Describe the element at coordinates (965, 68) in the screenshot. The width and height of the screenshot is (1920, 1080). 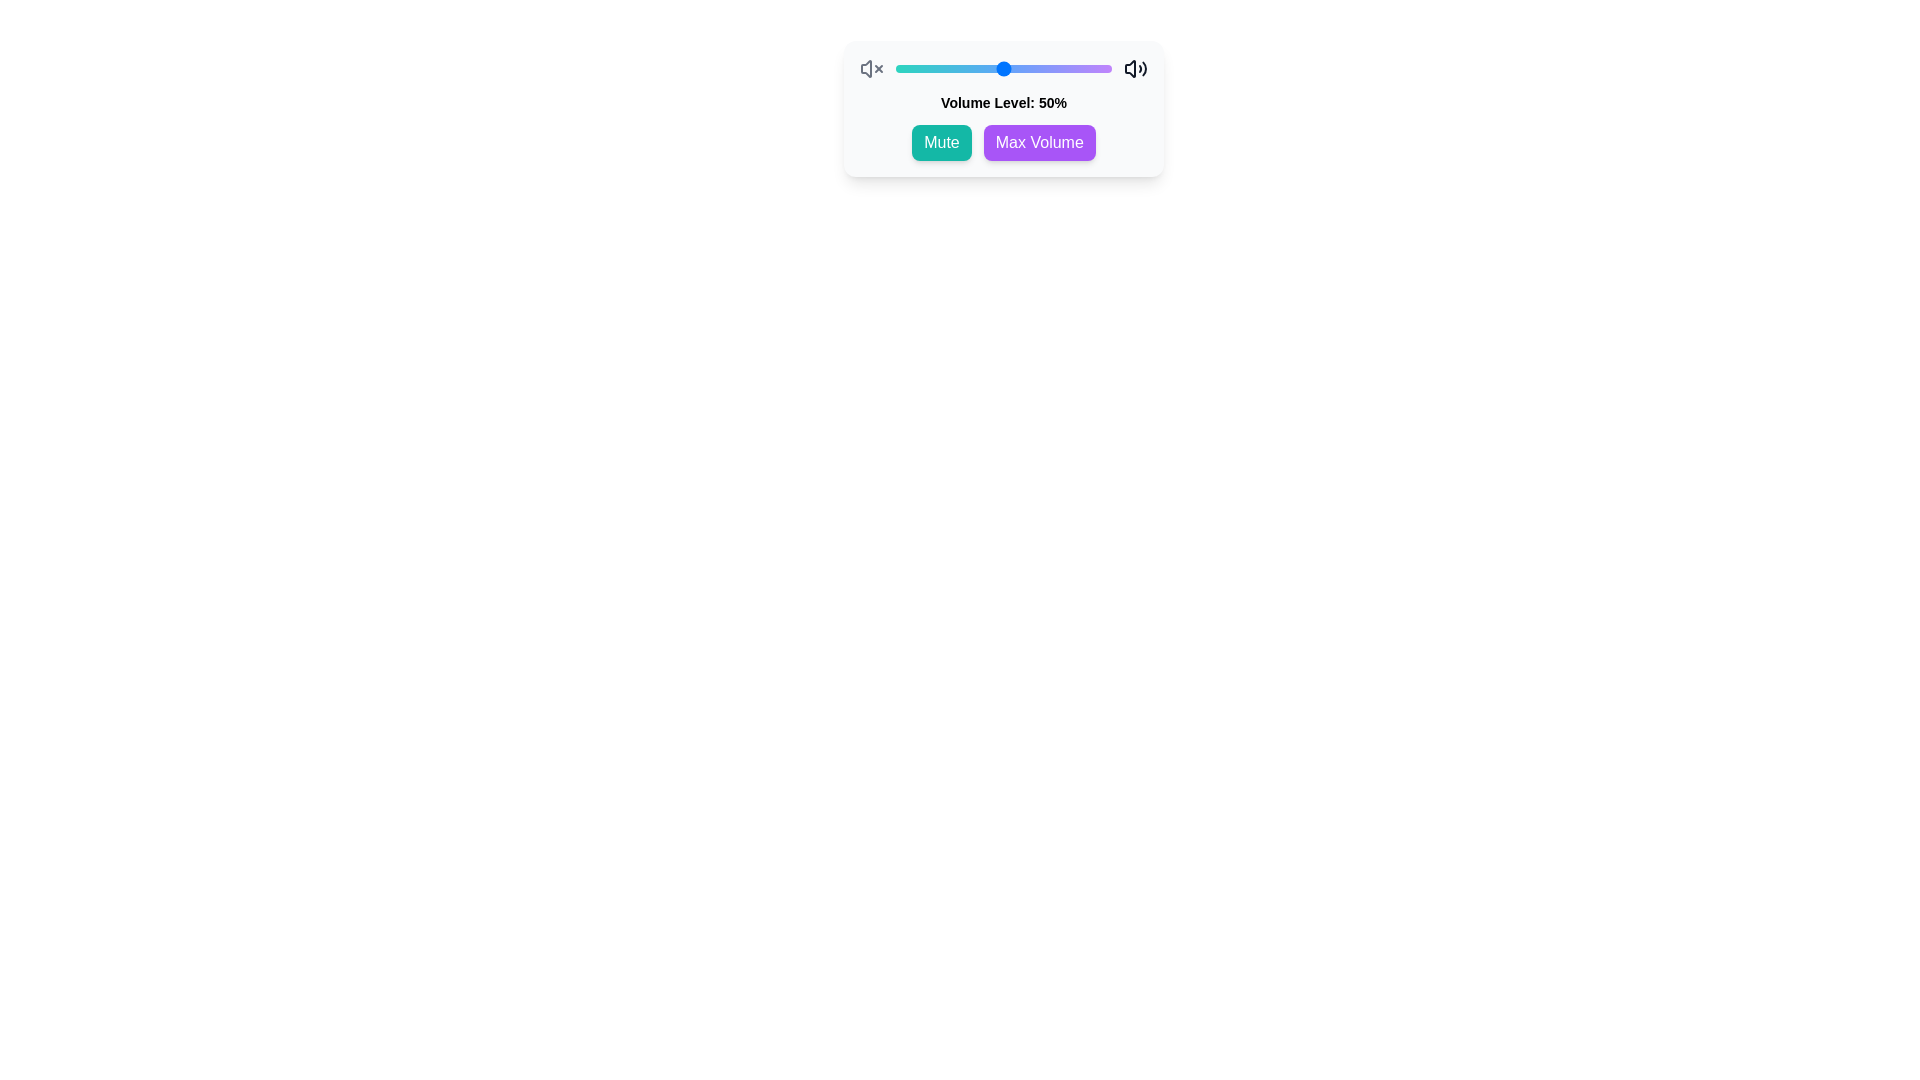
I see `the volume slider to set the volume level to 32%` at that location.